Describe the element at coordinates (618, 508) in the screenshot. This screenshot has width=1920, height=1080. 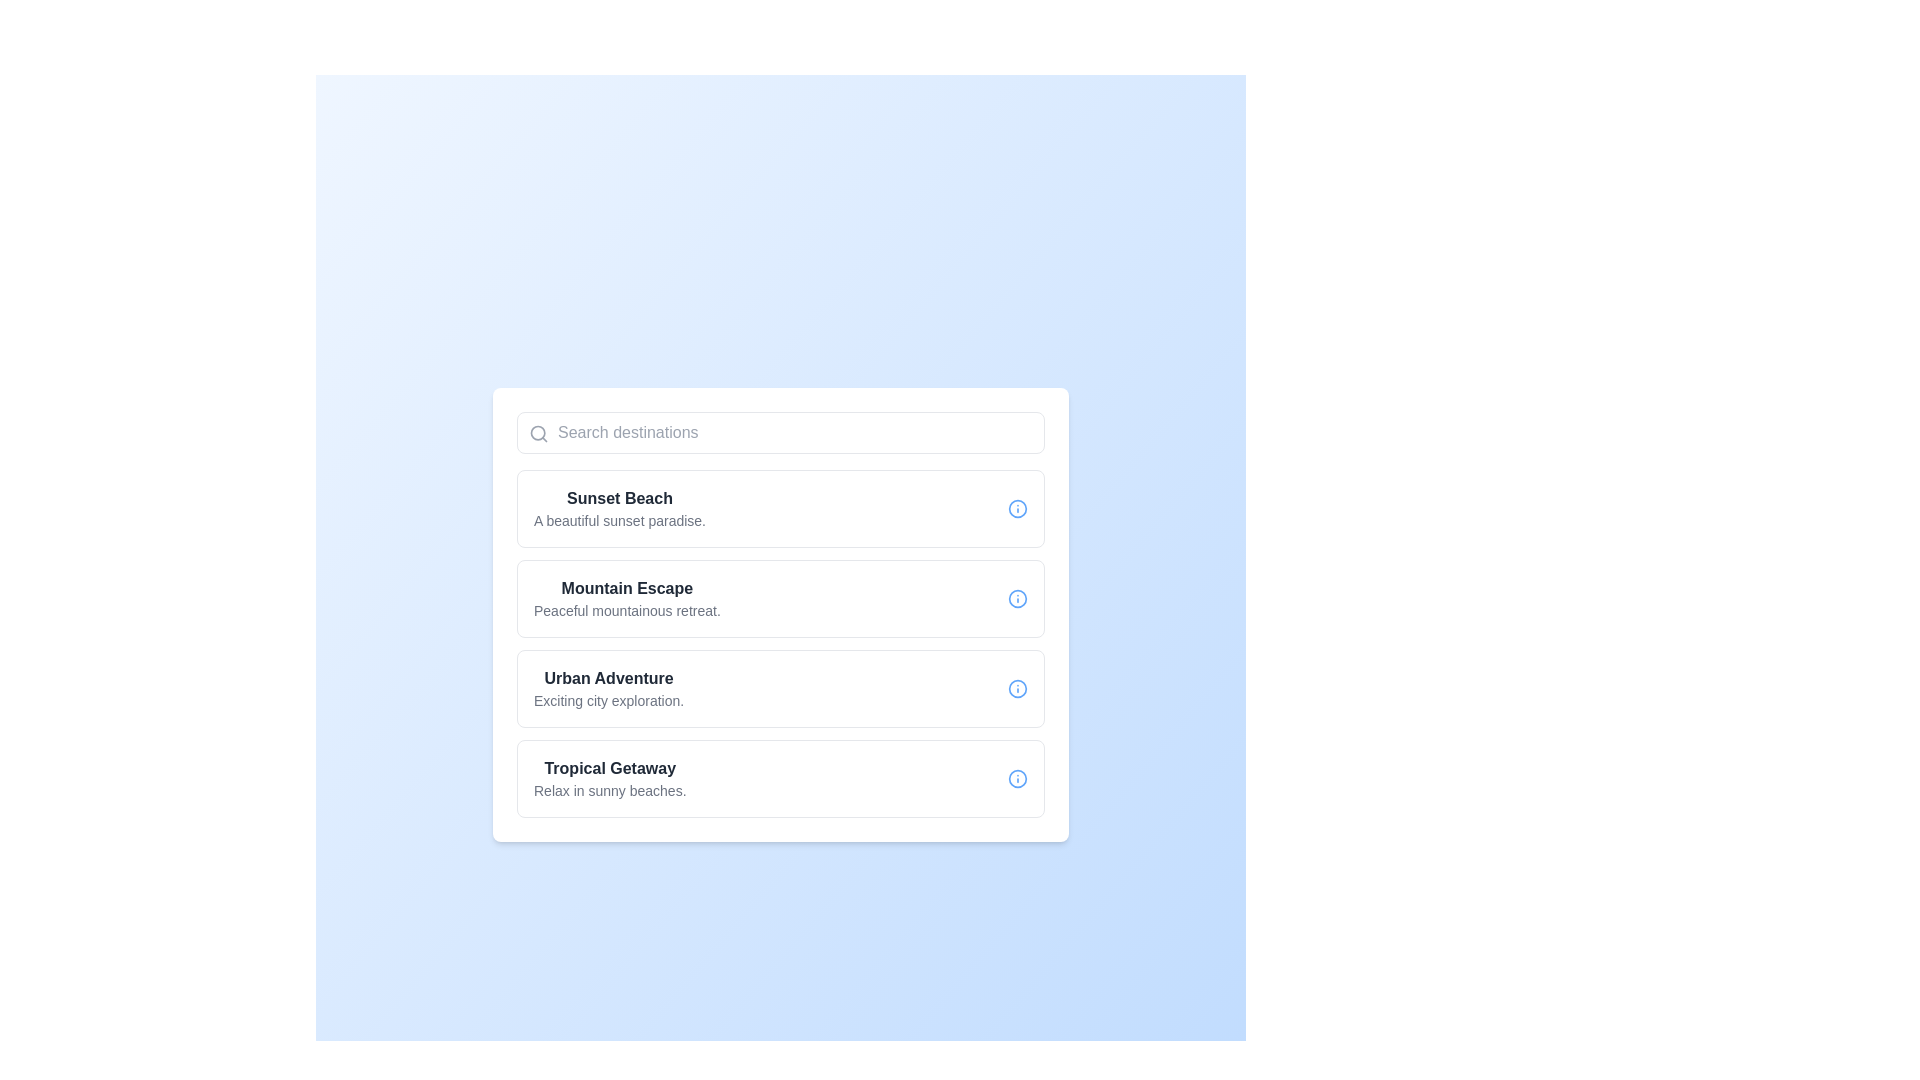
I see `text label titled 'Sunset Beach' which features a bold title and a subtitle describing it as 'A beautiful sunset paradise'. This label is located in the first card of the vertical list of destination options, just below the search bar` at that location.